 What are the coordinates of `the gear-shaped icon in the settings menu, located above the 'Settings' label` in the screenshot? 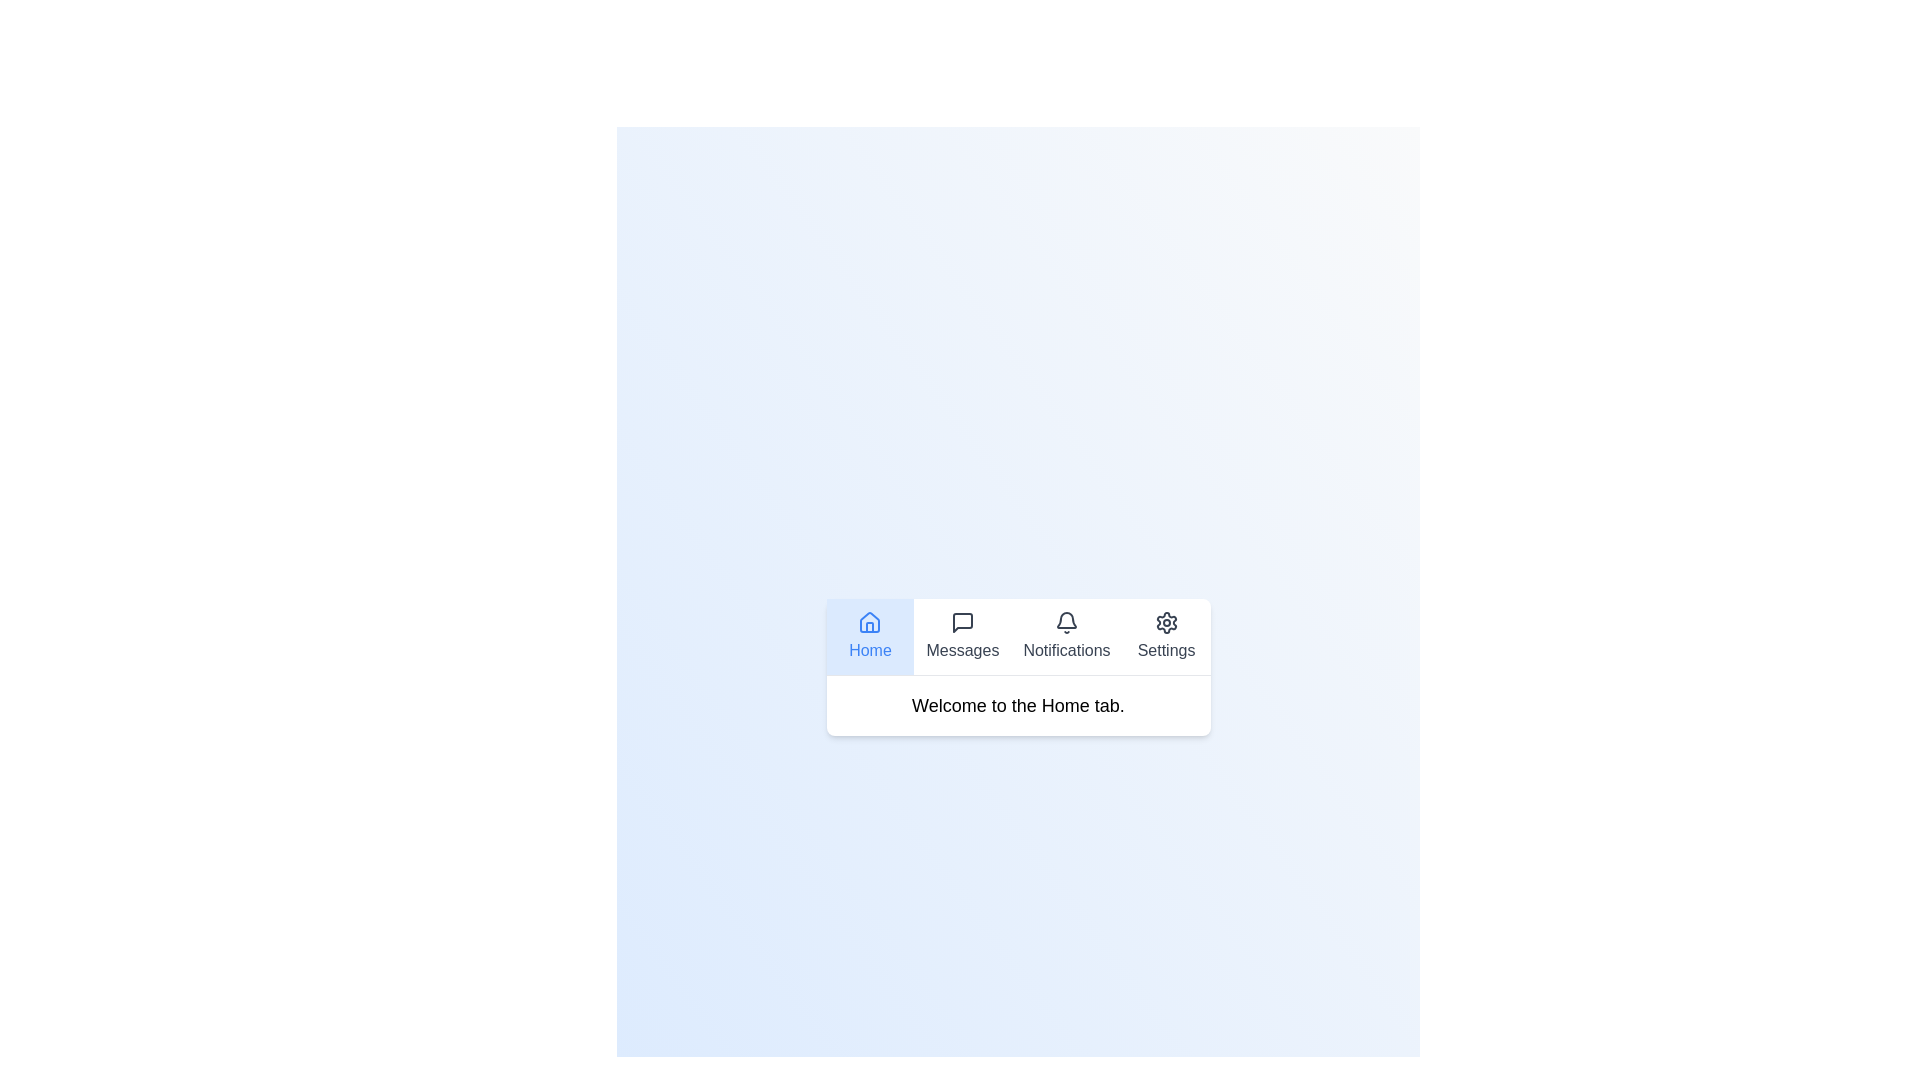 It's located at (1166, 621).